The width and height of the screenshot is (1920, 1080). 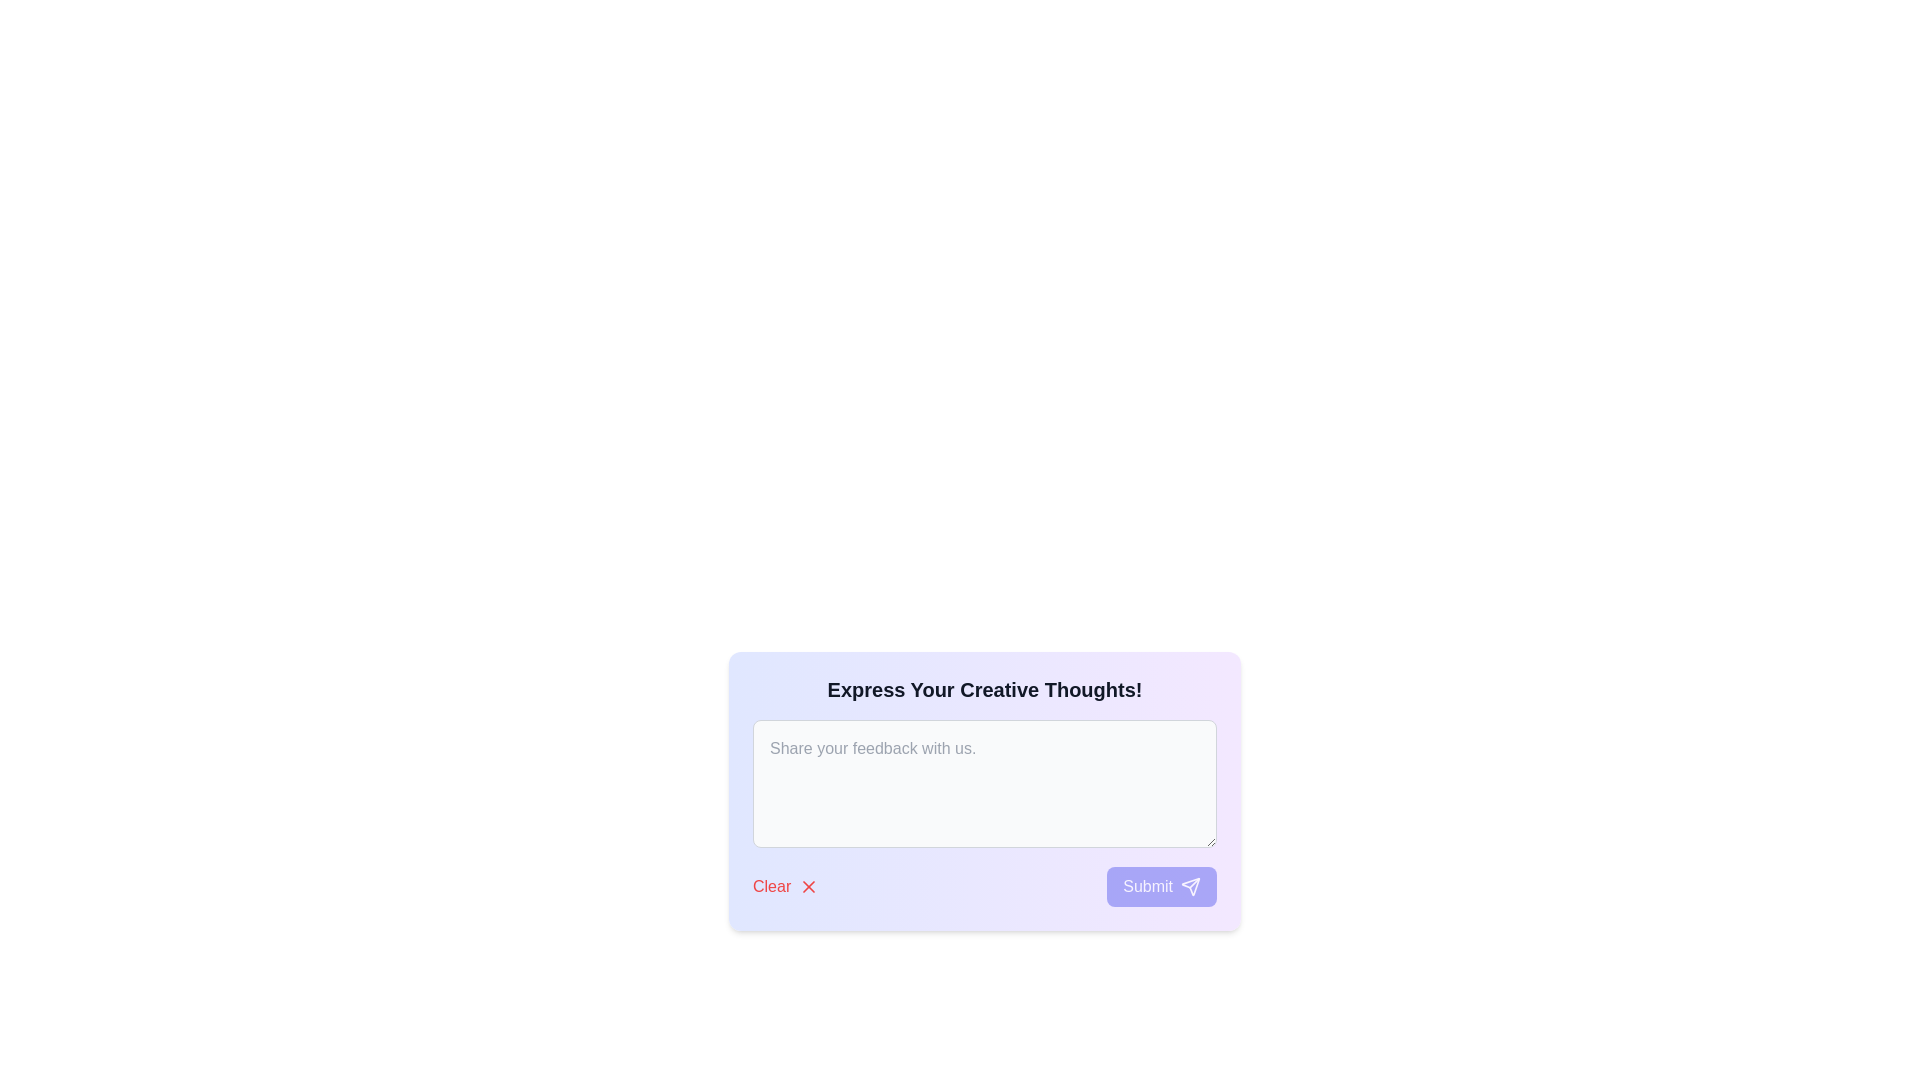 I want to click on the red 'X' icon button located in the 'Clear' button area of the feedback form interface, so click(x=809, y=886).